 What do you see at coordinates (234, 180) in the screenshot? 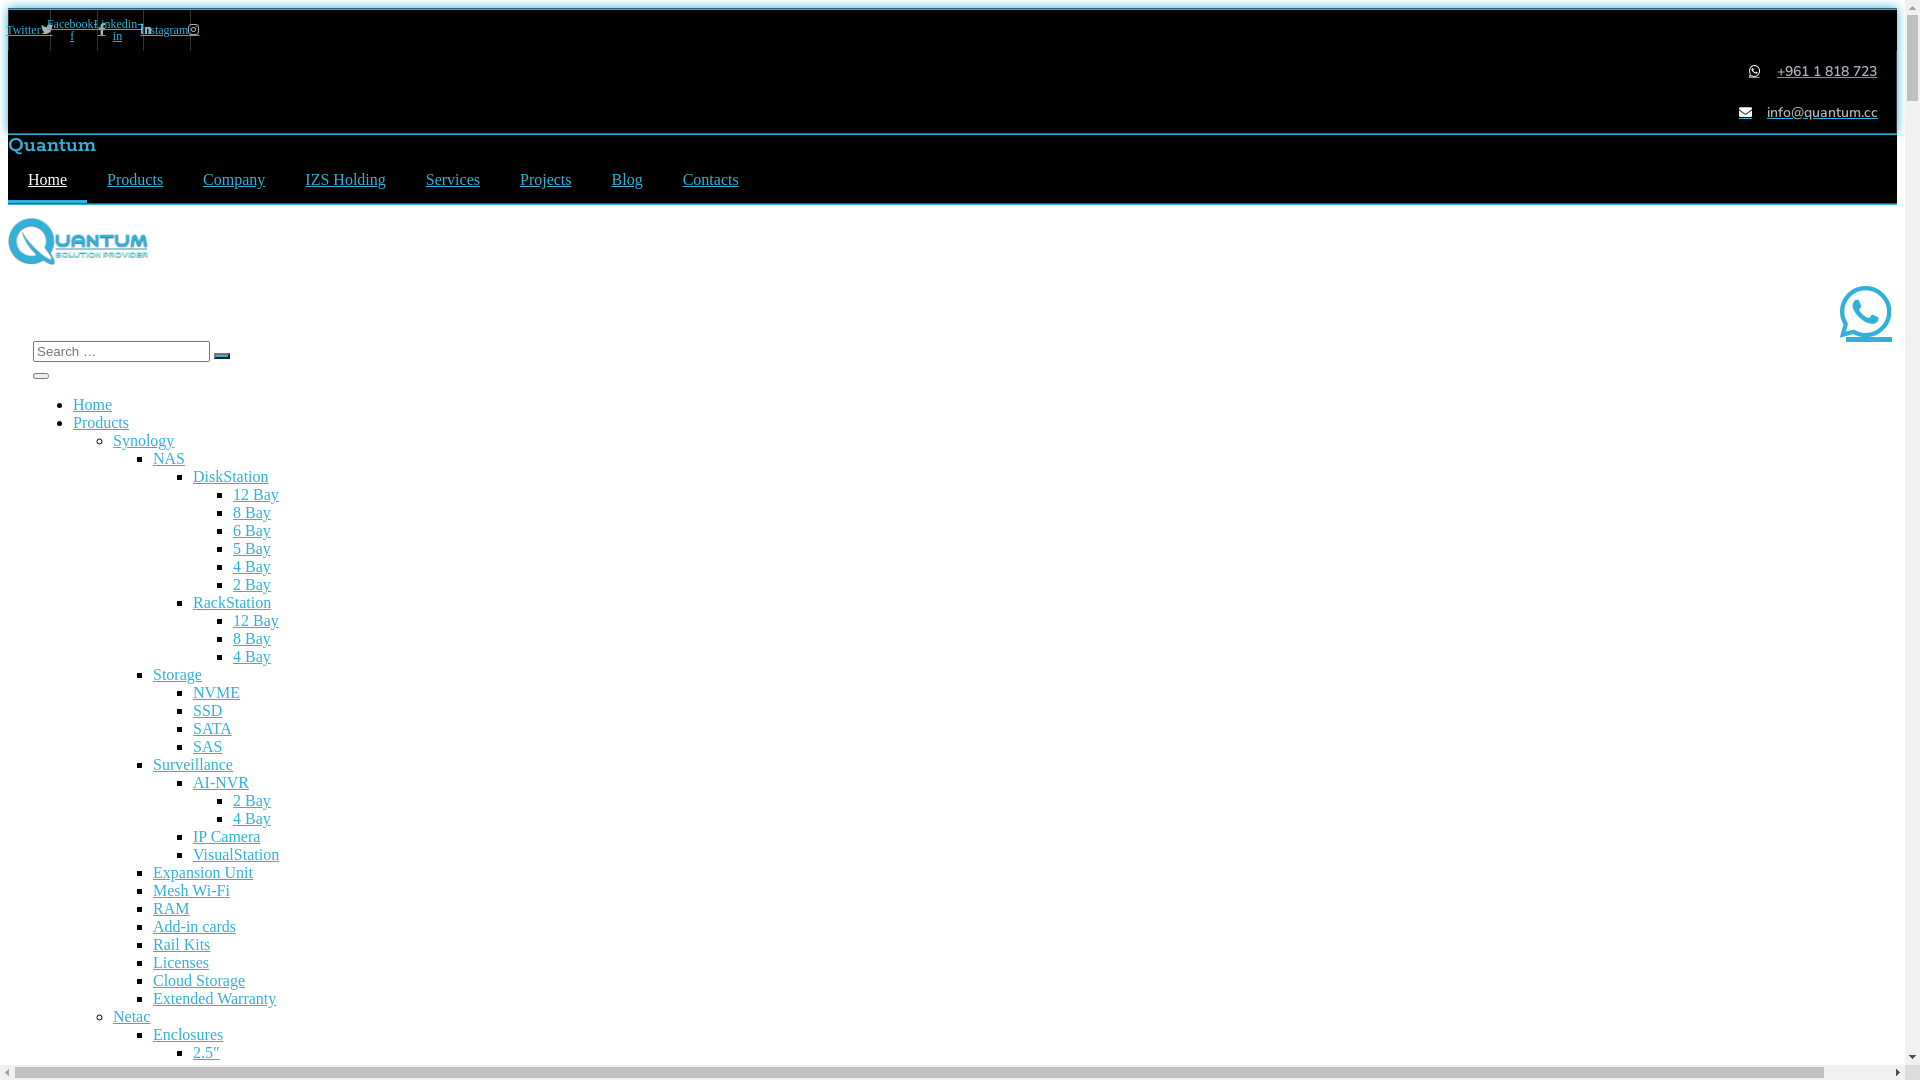
I see `'Company'` at bounding box center [234, 180].